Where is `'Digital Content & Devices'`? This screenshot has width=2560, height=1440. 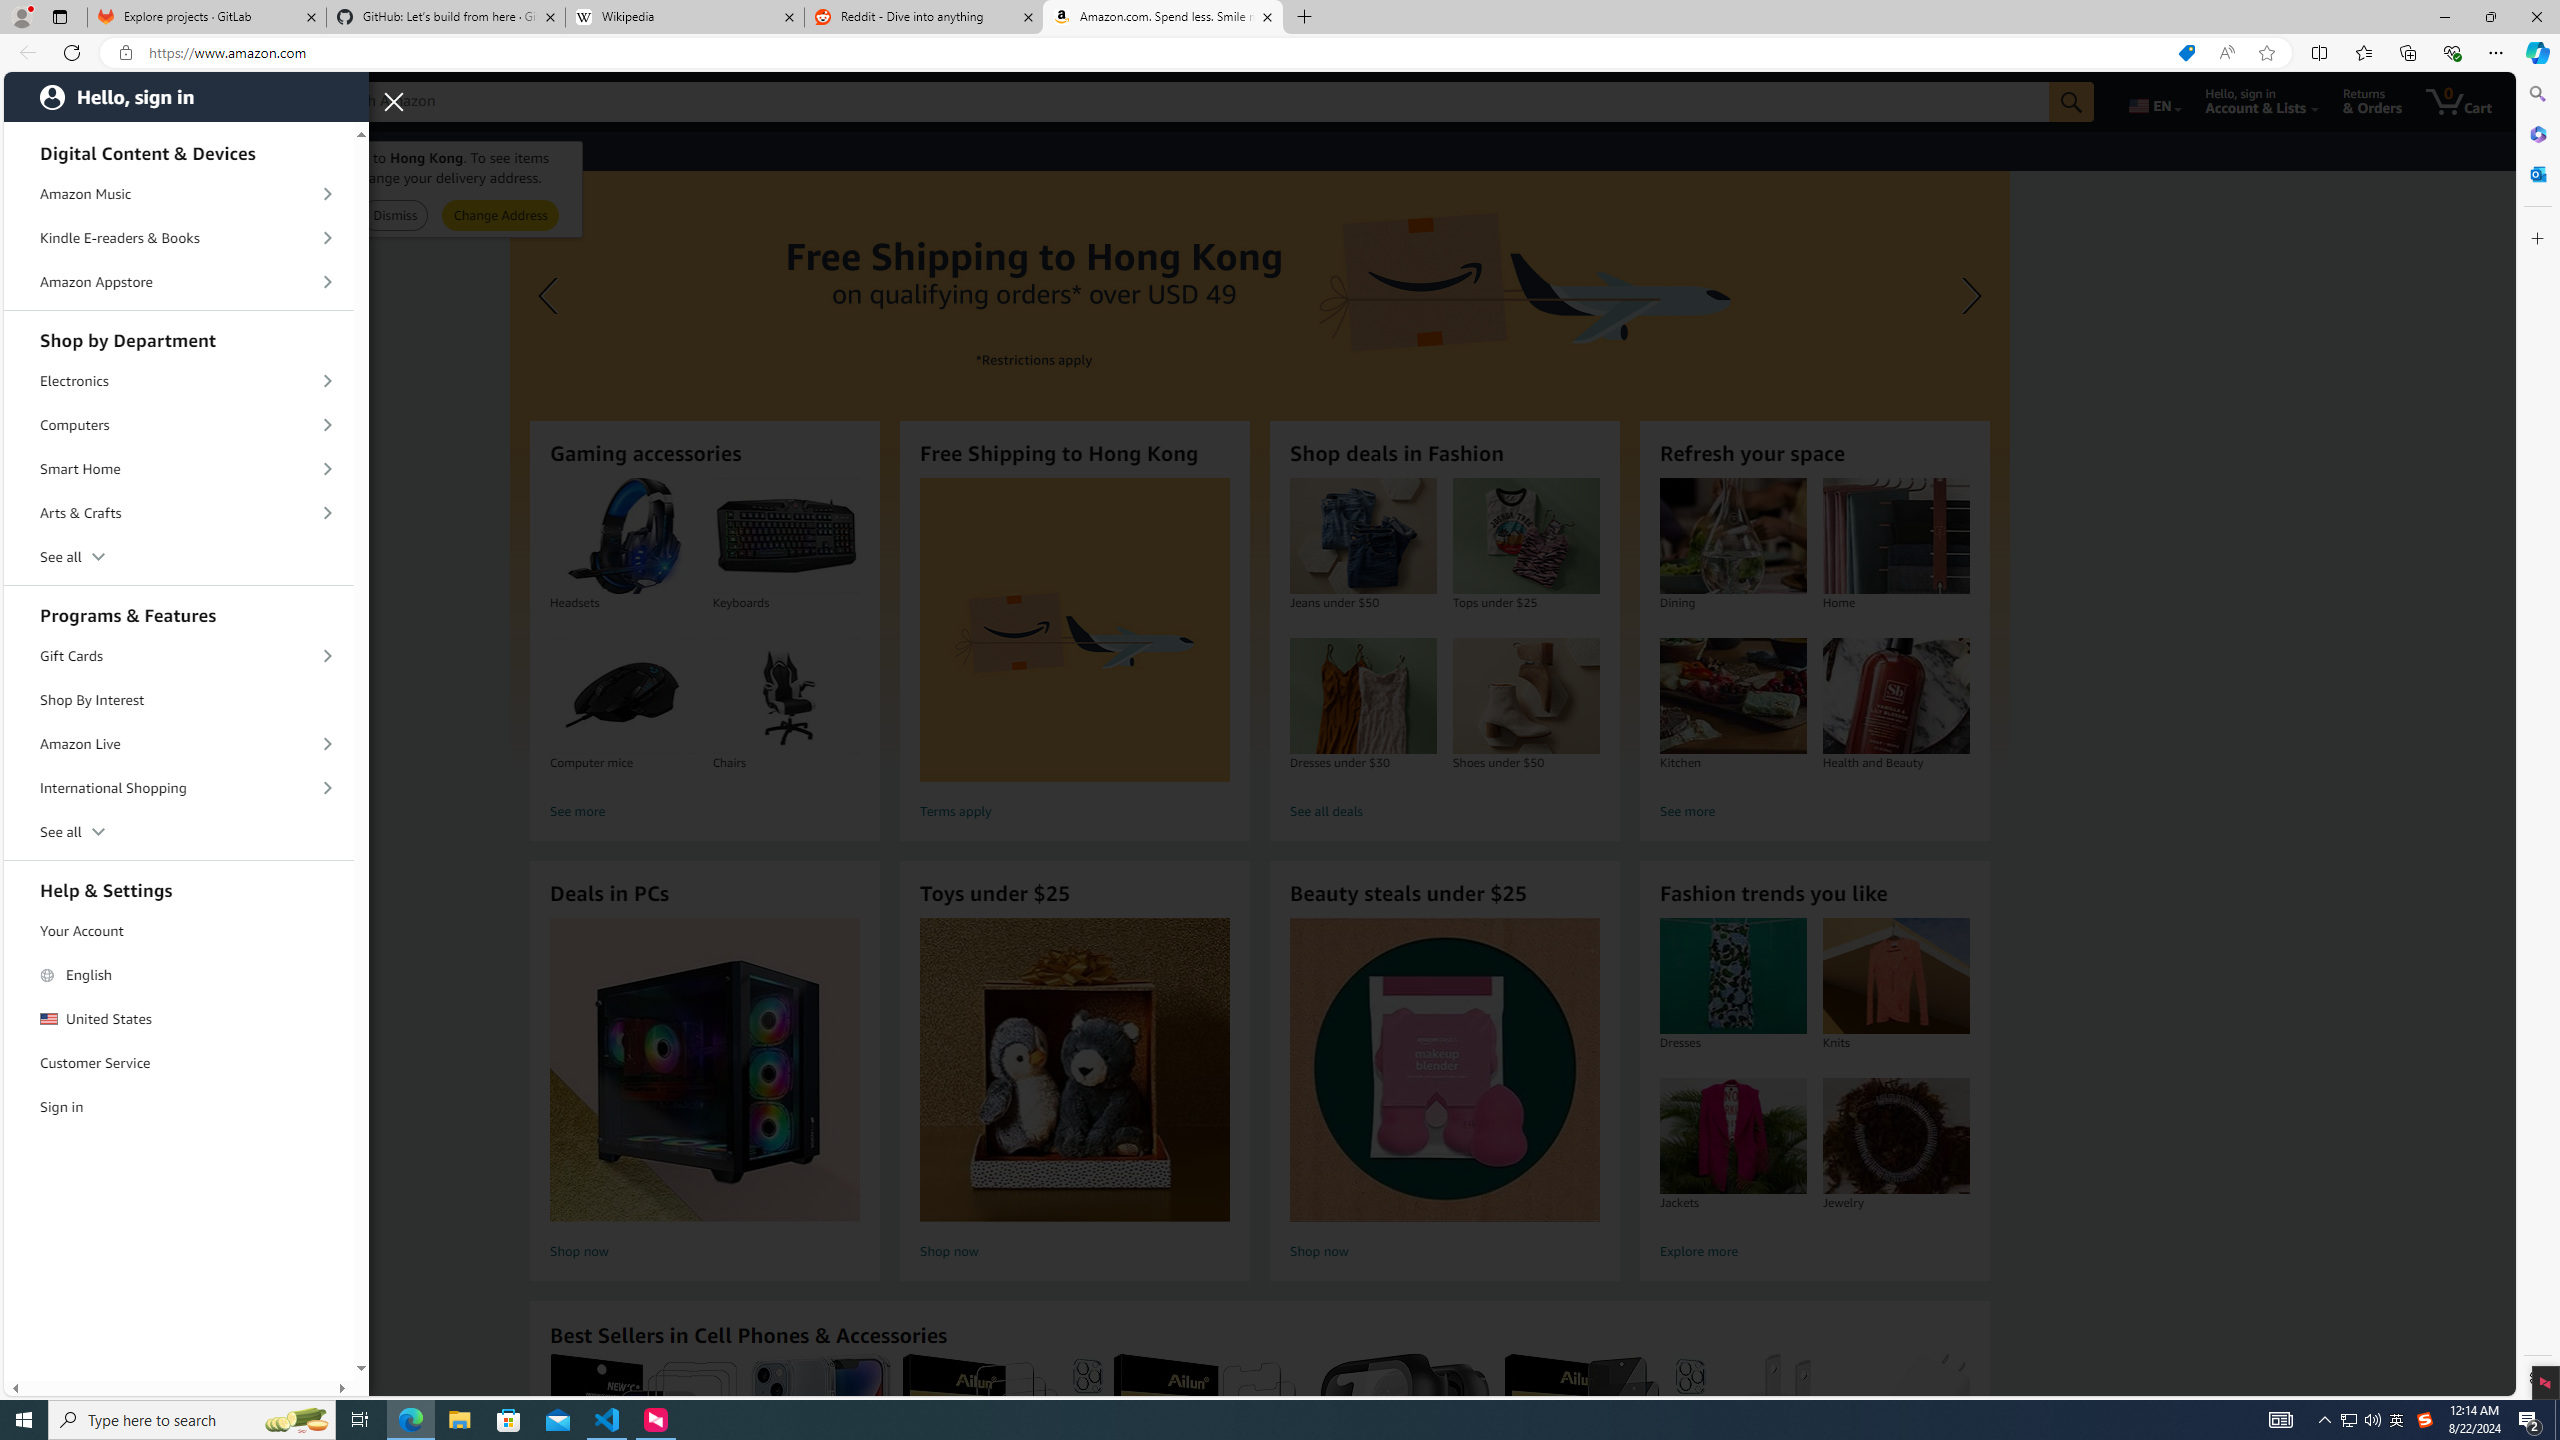 'Digital Content & Devices' is located at coordinates (179, 150).